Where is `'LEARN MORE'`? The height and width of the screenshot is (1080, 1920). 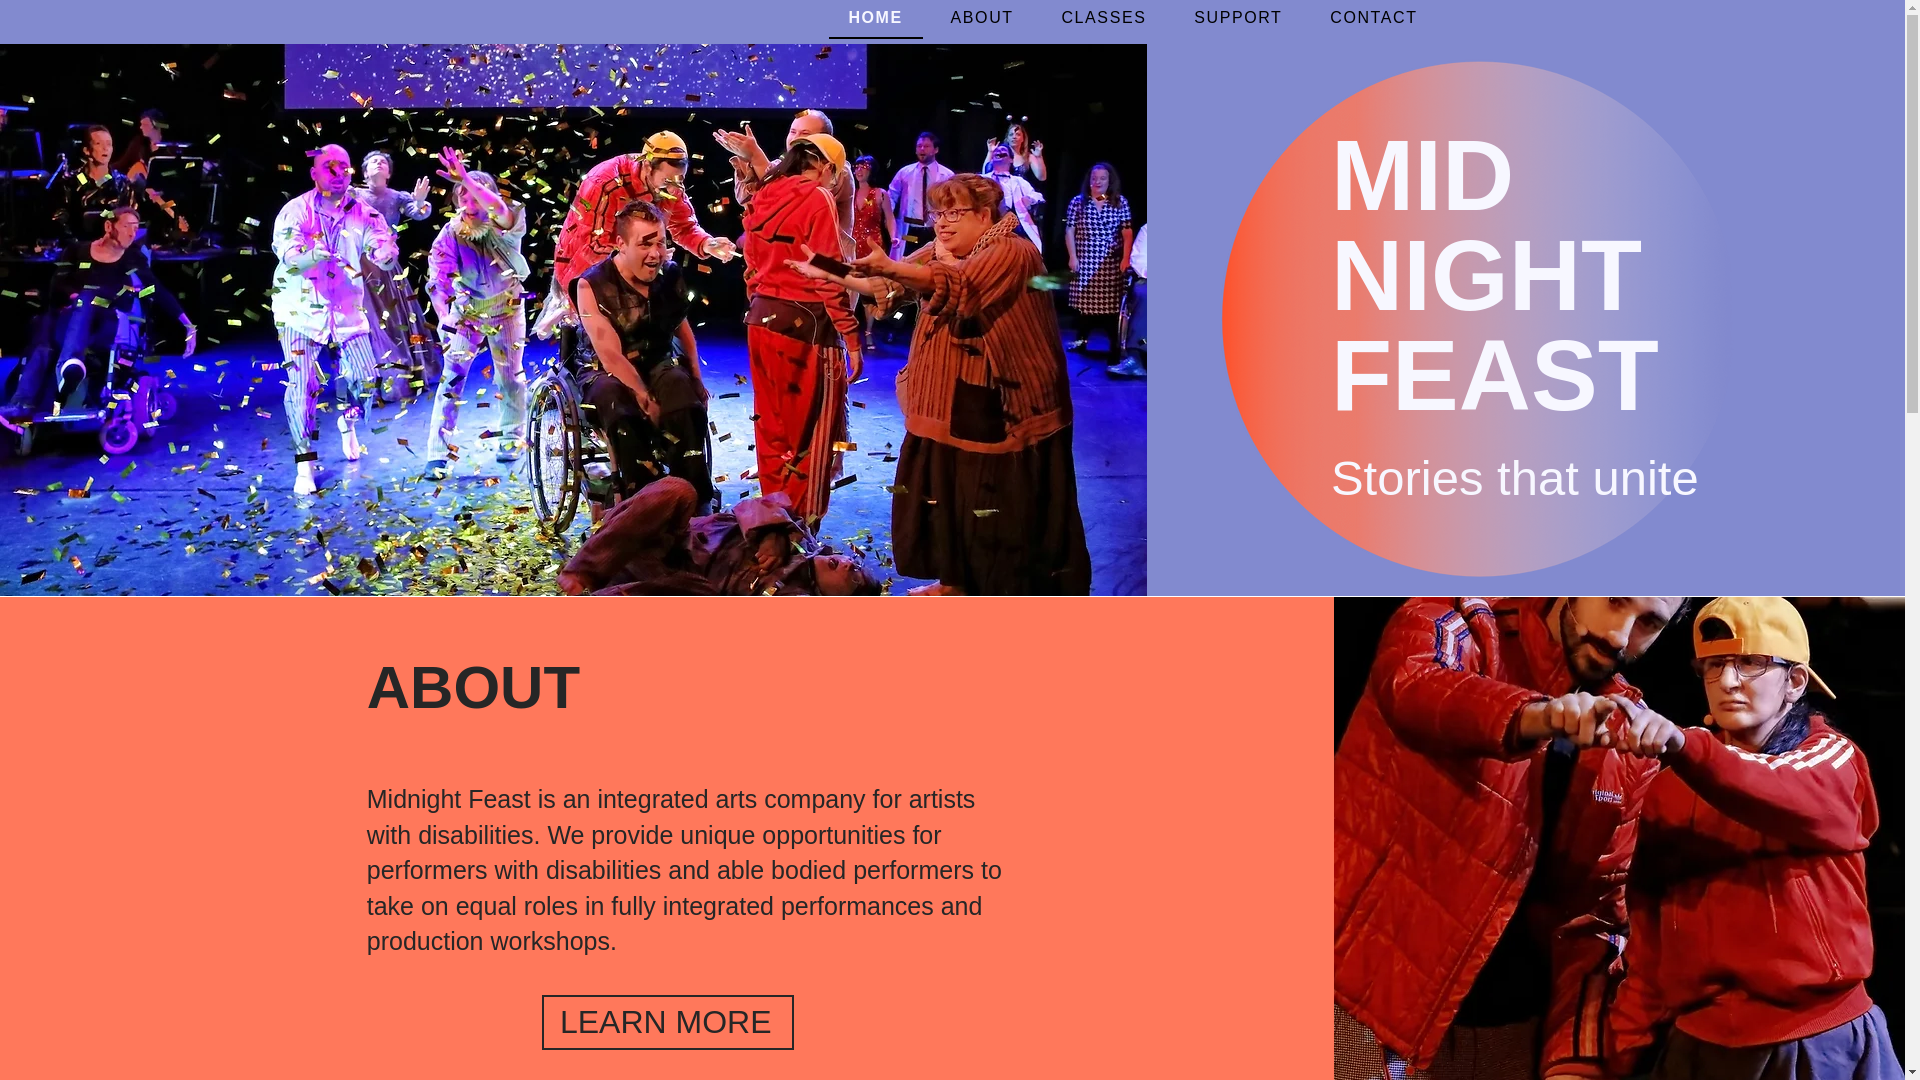 'LEARN MORE' is located at coordinates (667, 1022).